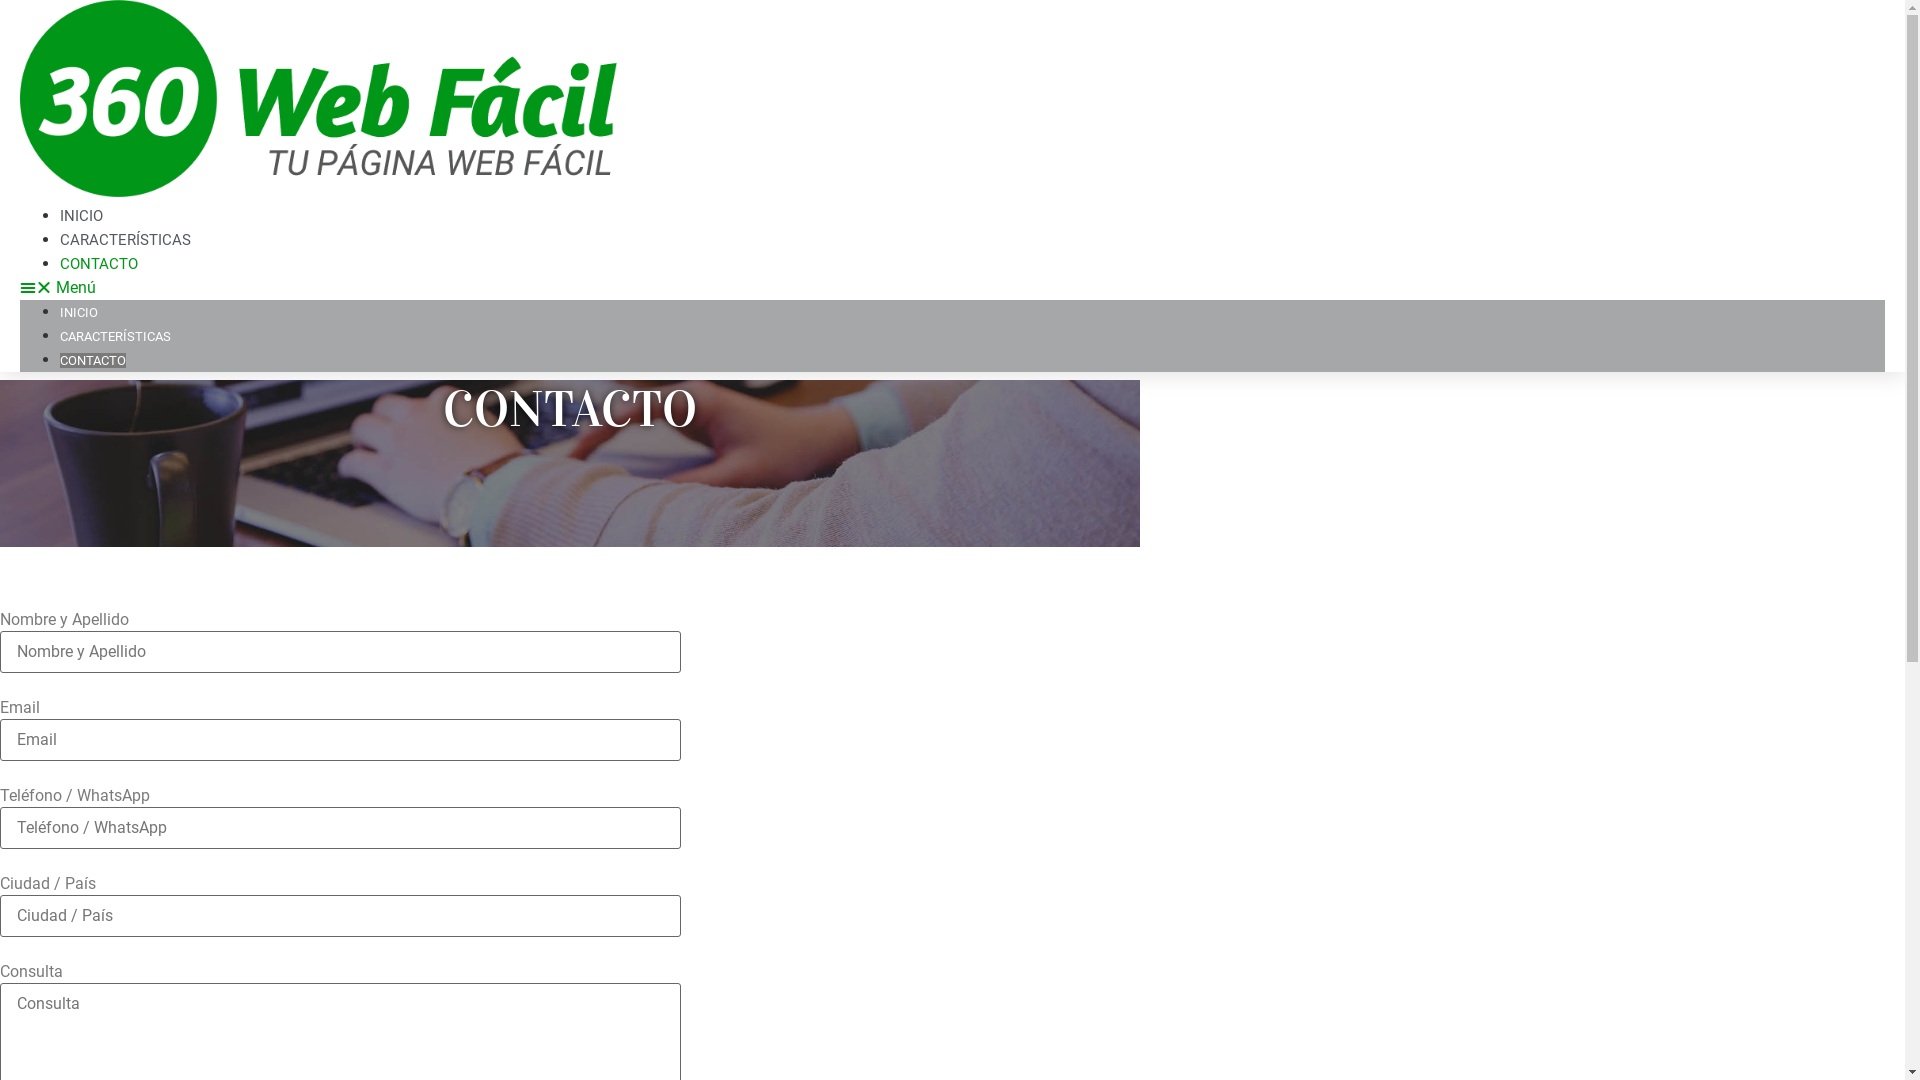 The height and width of the screenshot is (1080, 1920). I want to click on 'INICIO', so click(78, 312).